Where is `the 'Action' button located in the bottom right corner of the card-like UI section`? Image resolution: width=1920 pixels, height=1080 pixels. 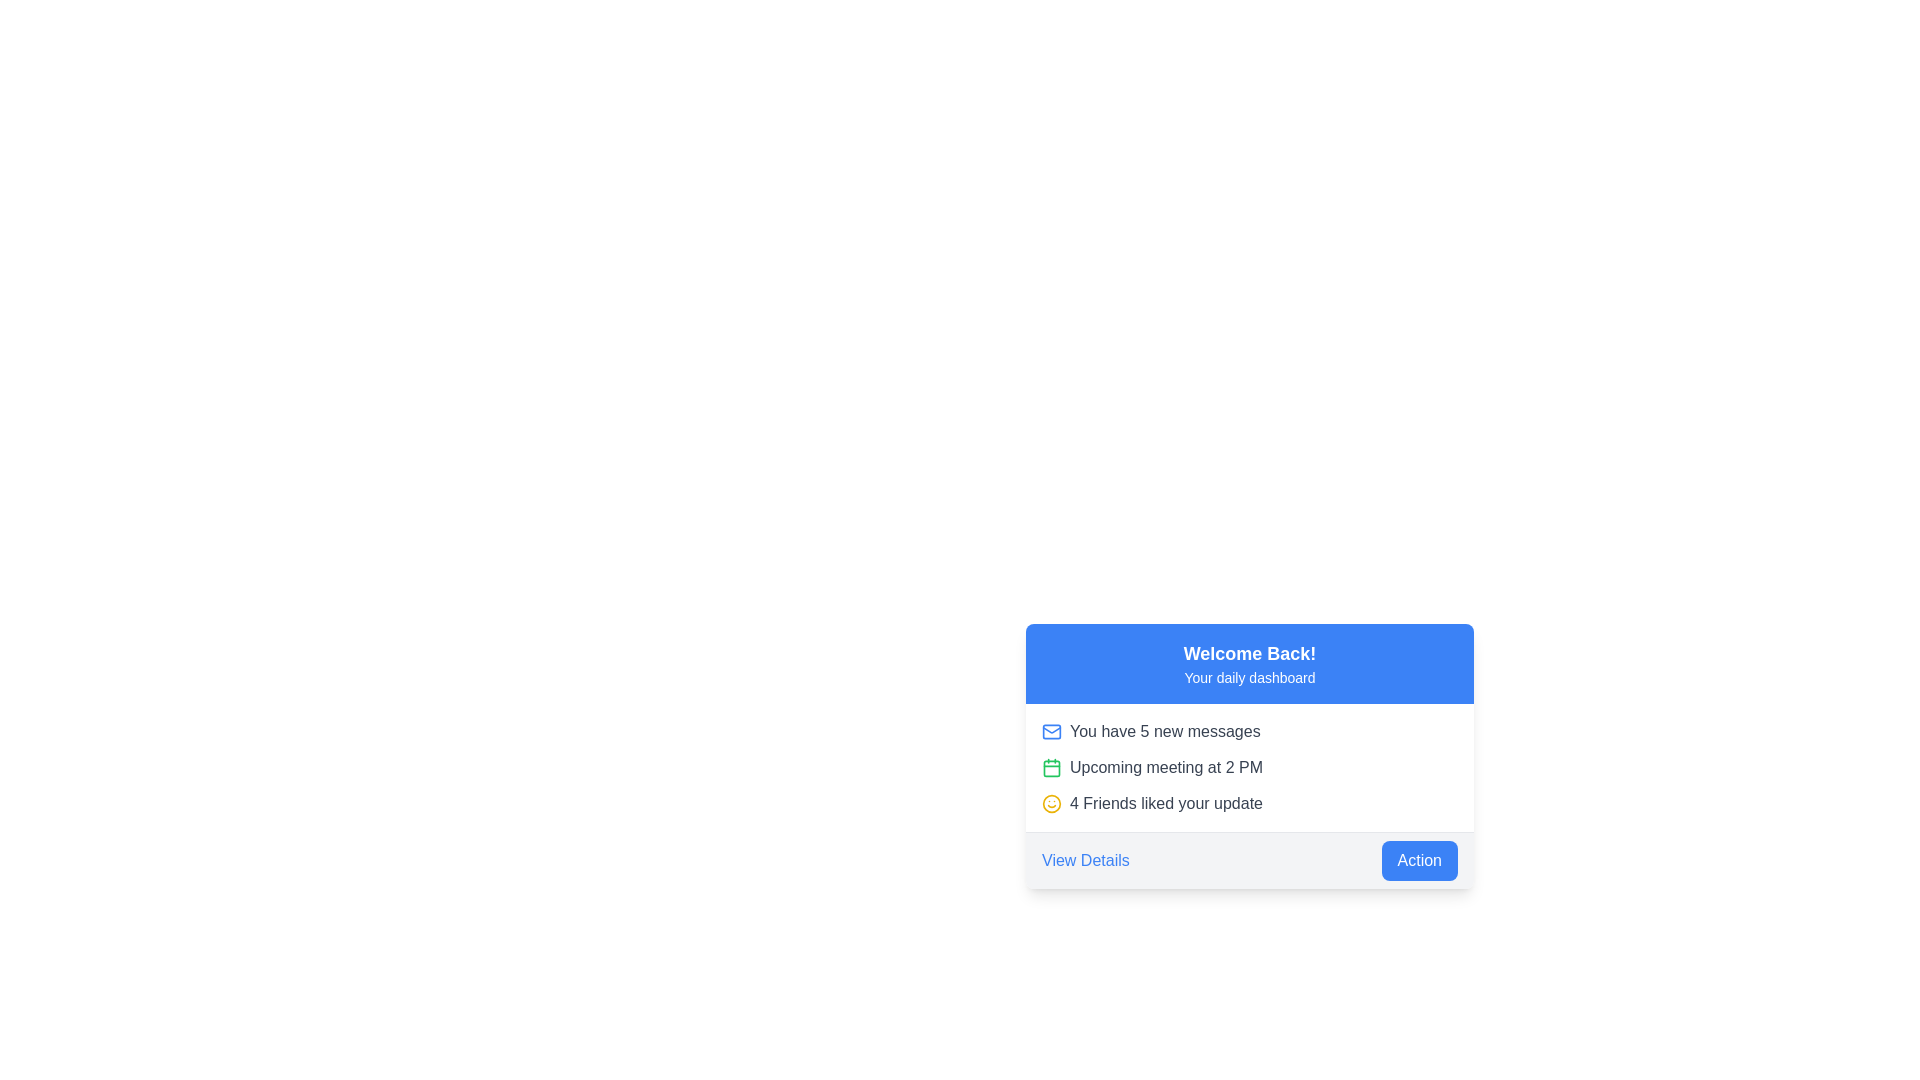
the 'Action' button located in the bottom right corner of the card-like UI section is located at coordinates (1418, 859).